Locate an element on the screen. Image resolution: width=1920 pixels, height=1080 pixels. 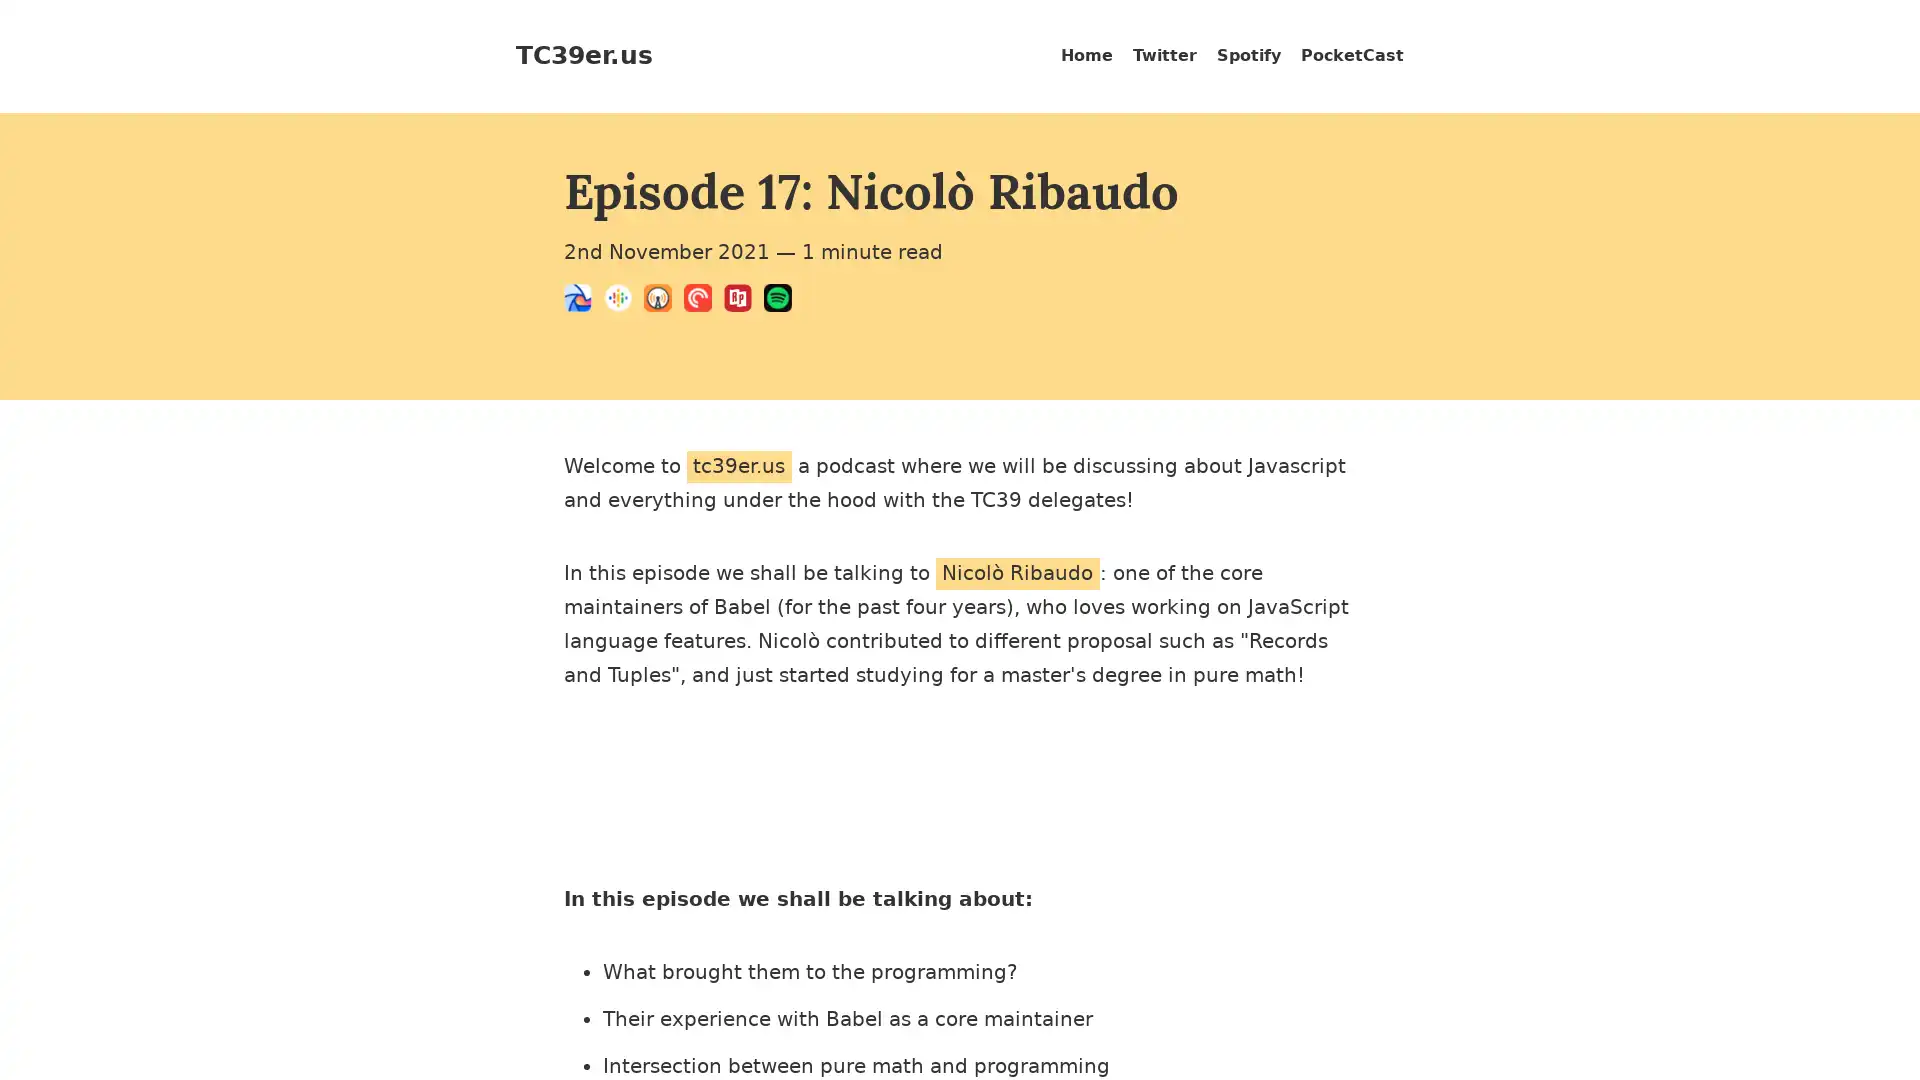
Spotify Logo is located at coordinates (782, 301).